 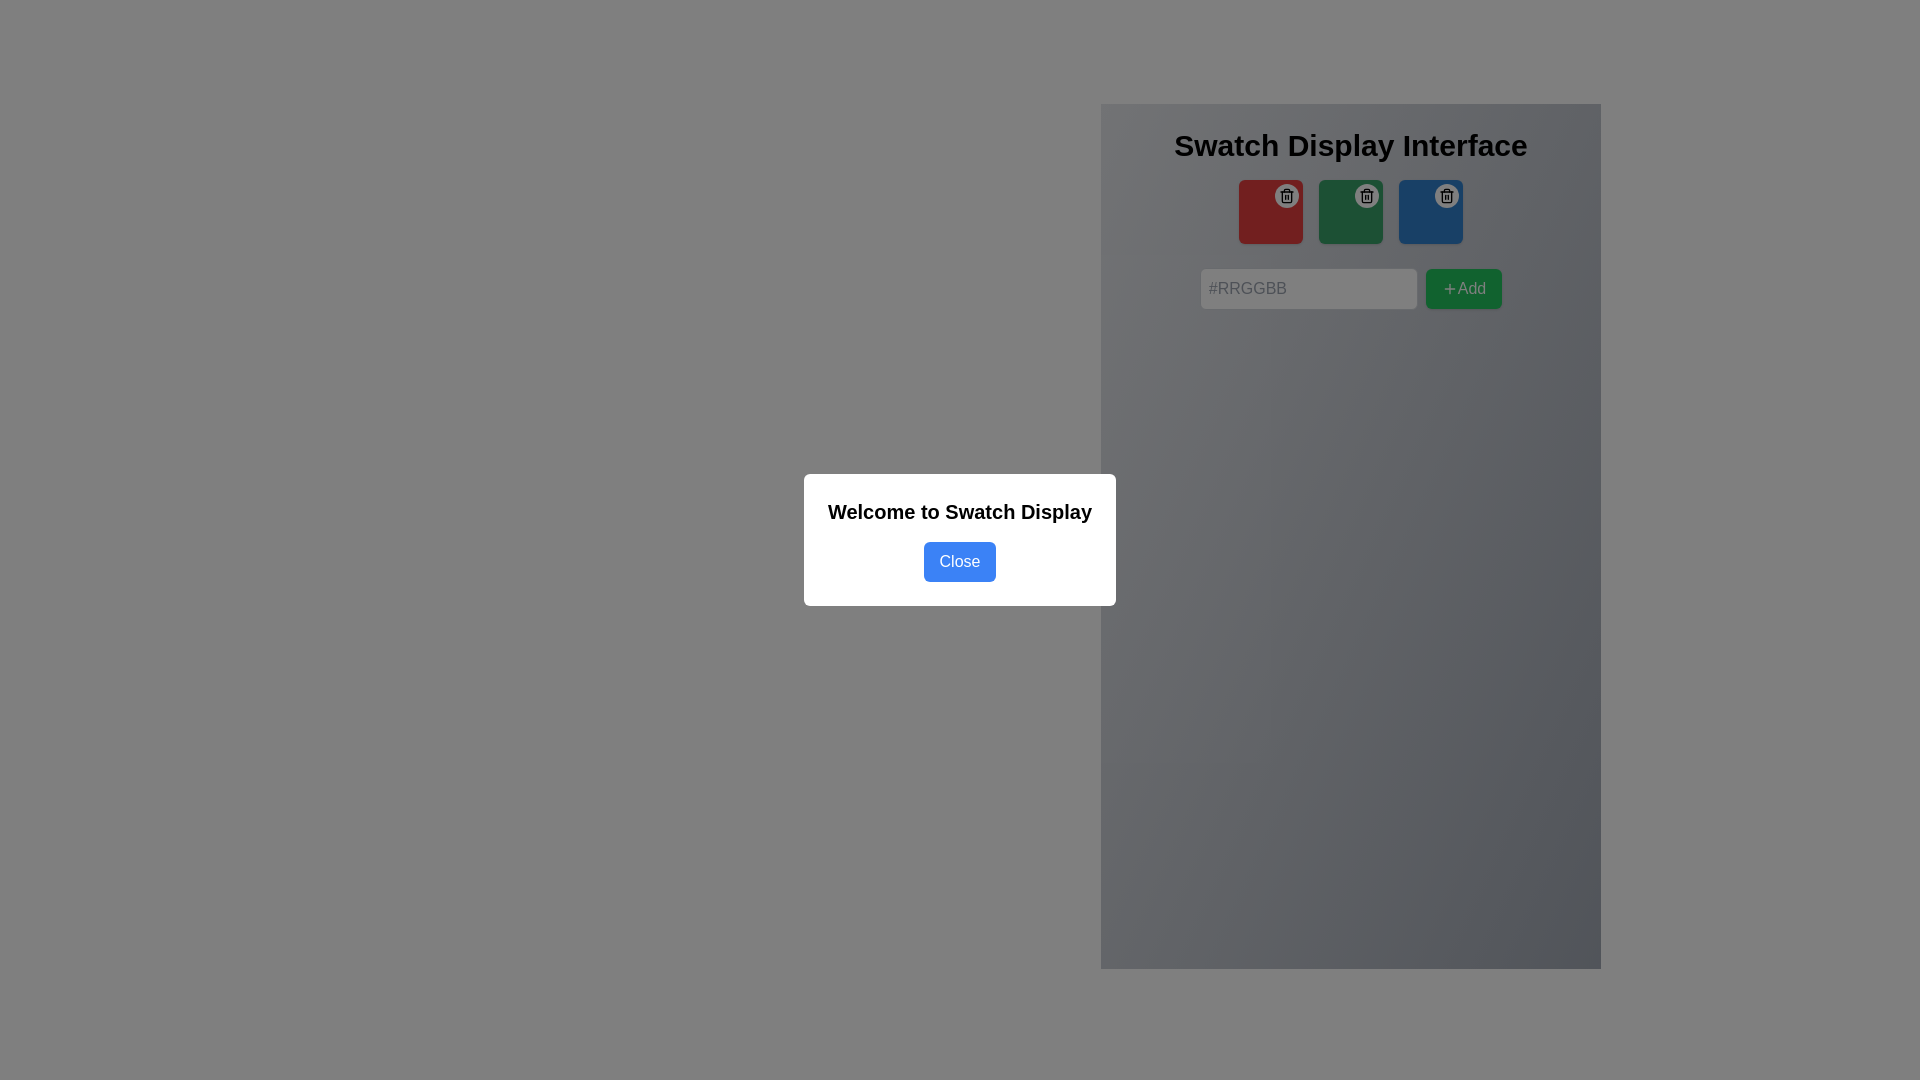 I want to click on the trash icon button, which is a small trash can symbol with rounded corners, displayed in a minimalist style within a circular white background, located in the green-colored square section of the interface, so click(x=1366, y=196).